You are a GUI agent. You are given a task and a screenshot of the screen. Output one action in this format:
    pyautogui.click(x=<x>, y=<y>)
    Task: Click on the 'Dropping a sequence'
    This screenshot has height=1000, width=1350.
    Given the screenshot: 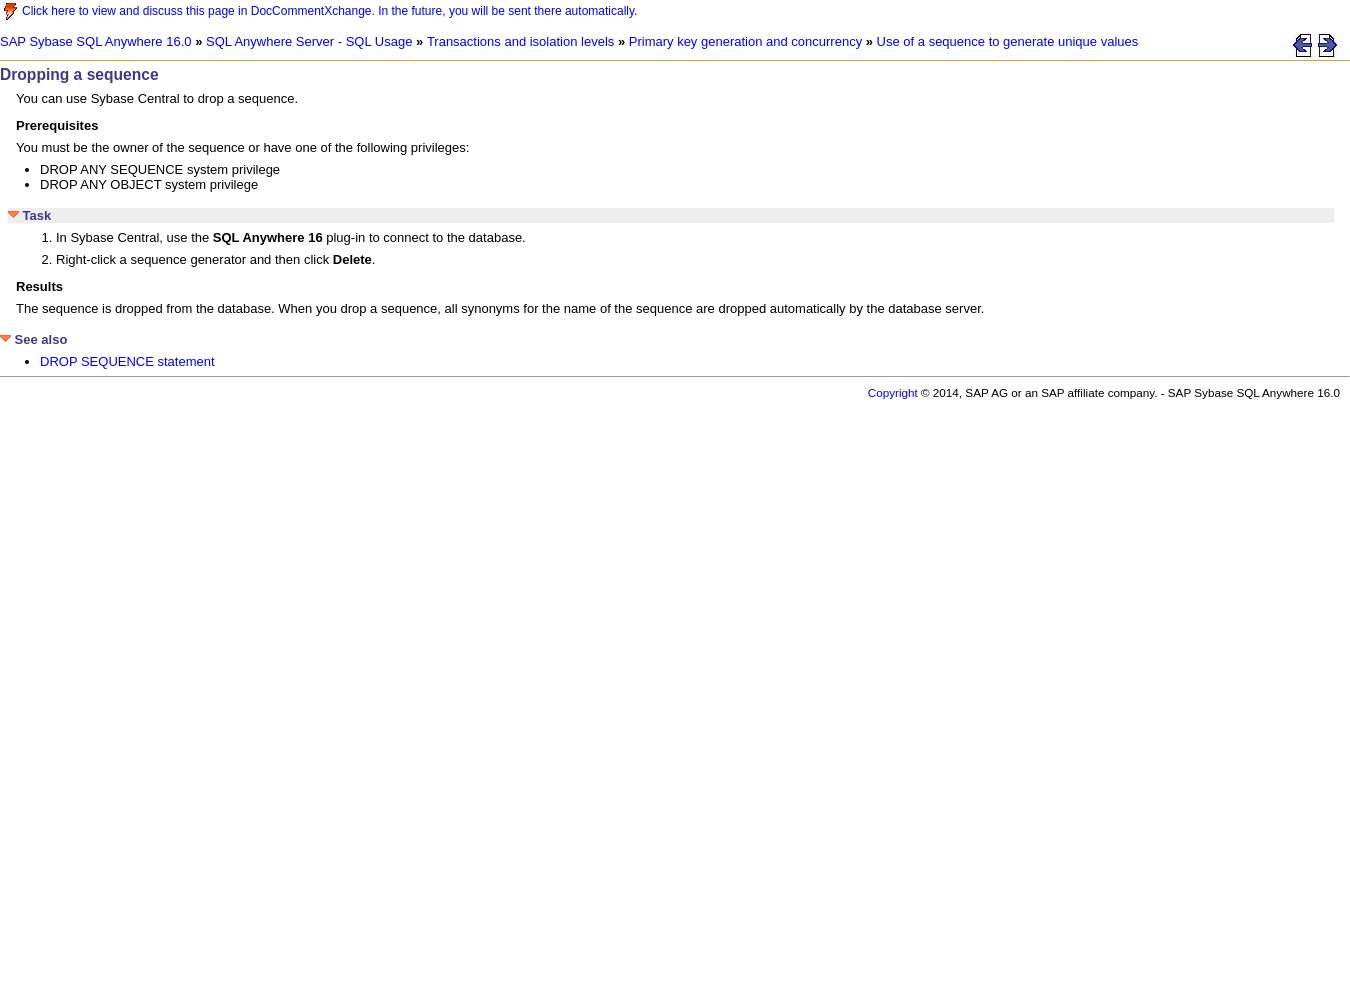 What is the action you would take?
    pyautogui.click(x=77, y=73)
    